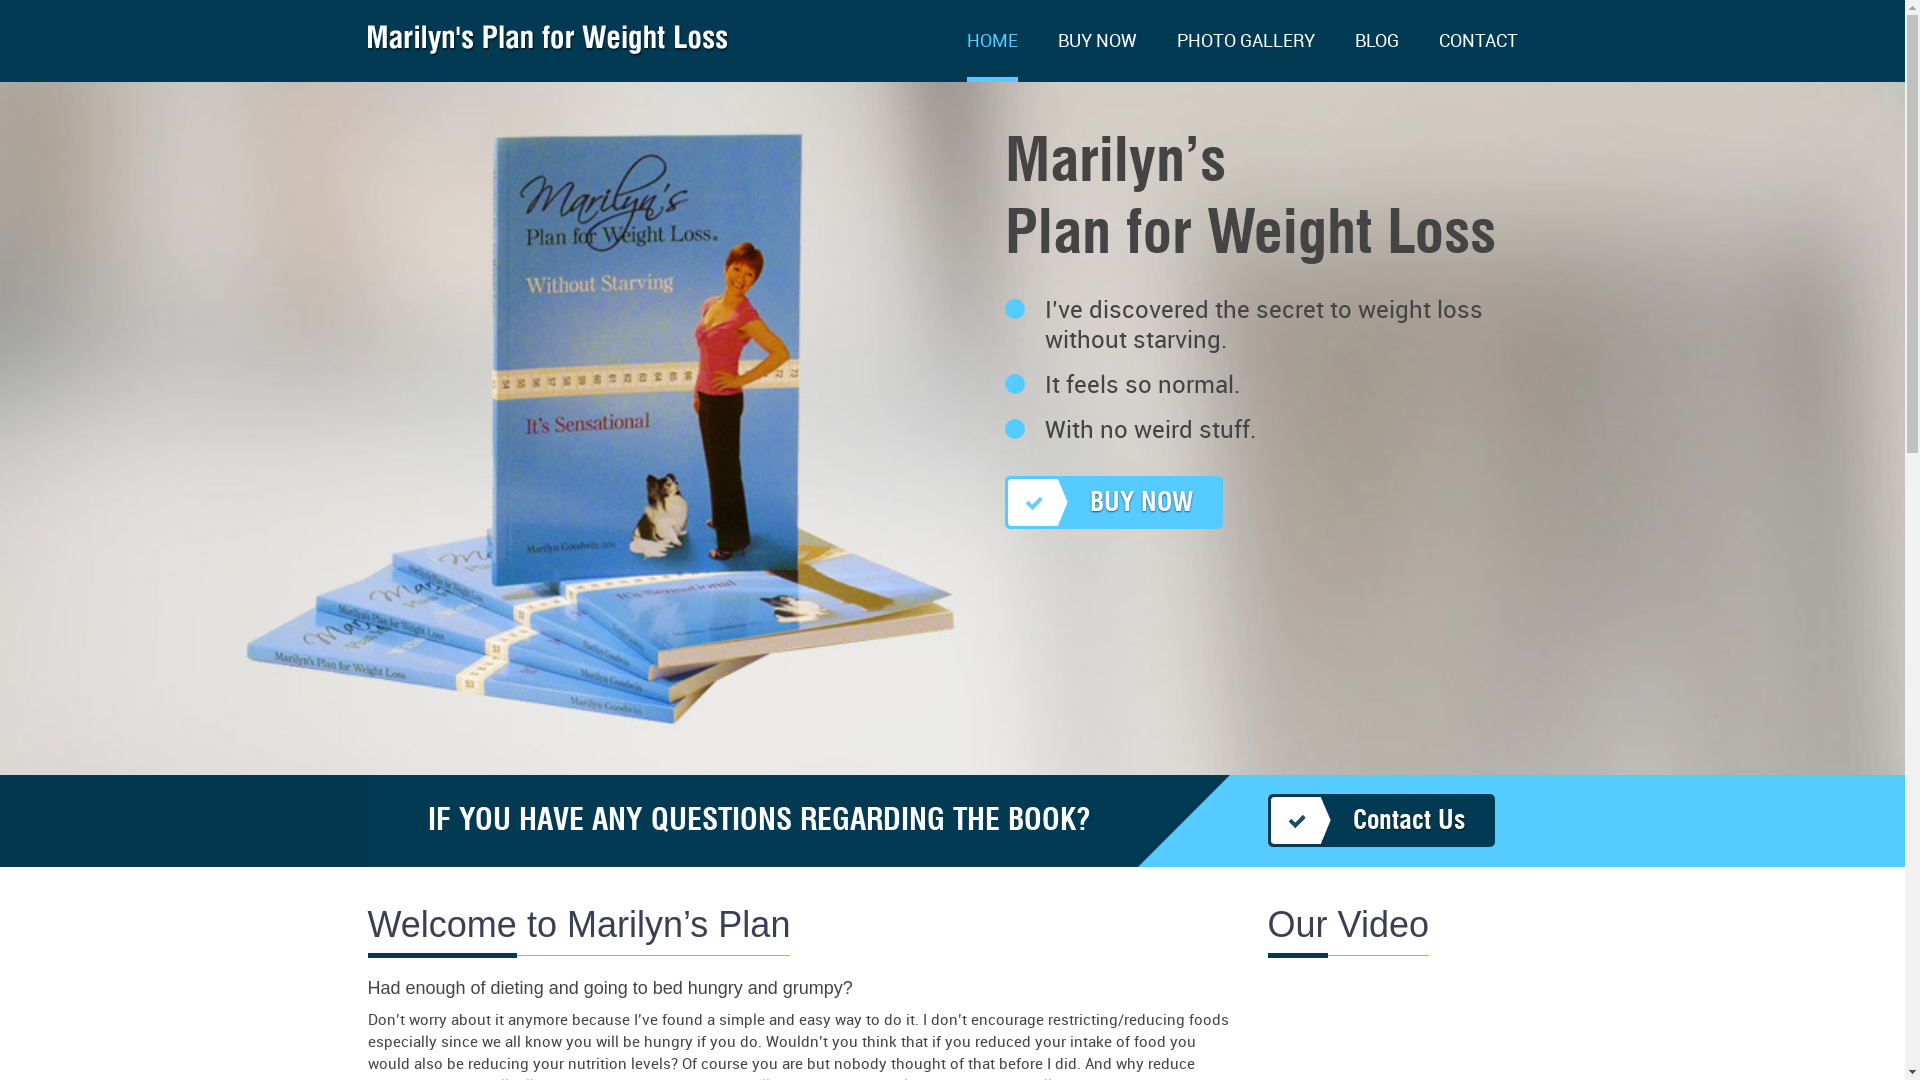 Image resolution: width=1920 pixels, height=1080 pixels. What do you see at coordinates (548, 47) in the screenshot?
I see `'Marilyn's Plan for Weight Loss'` at bounding box center [548, 47].